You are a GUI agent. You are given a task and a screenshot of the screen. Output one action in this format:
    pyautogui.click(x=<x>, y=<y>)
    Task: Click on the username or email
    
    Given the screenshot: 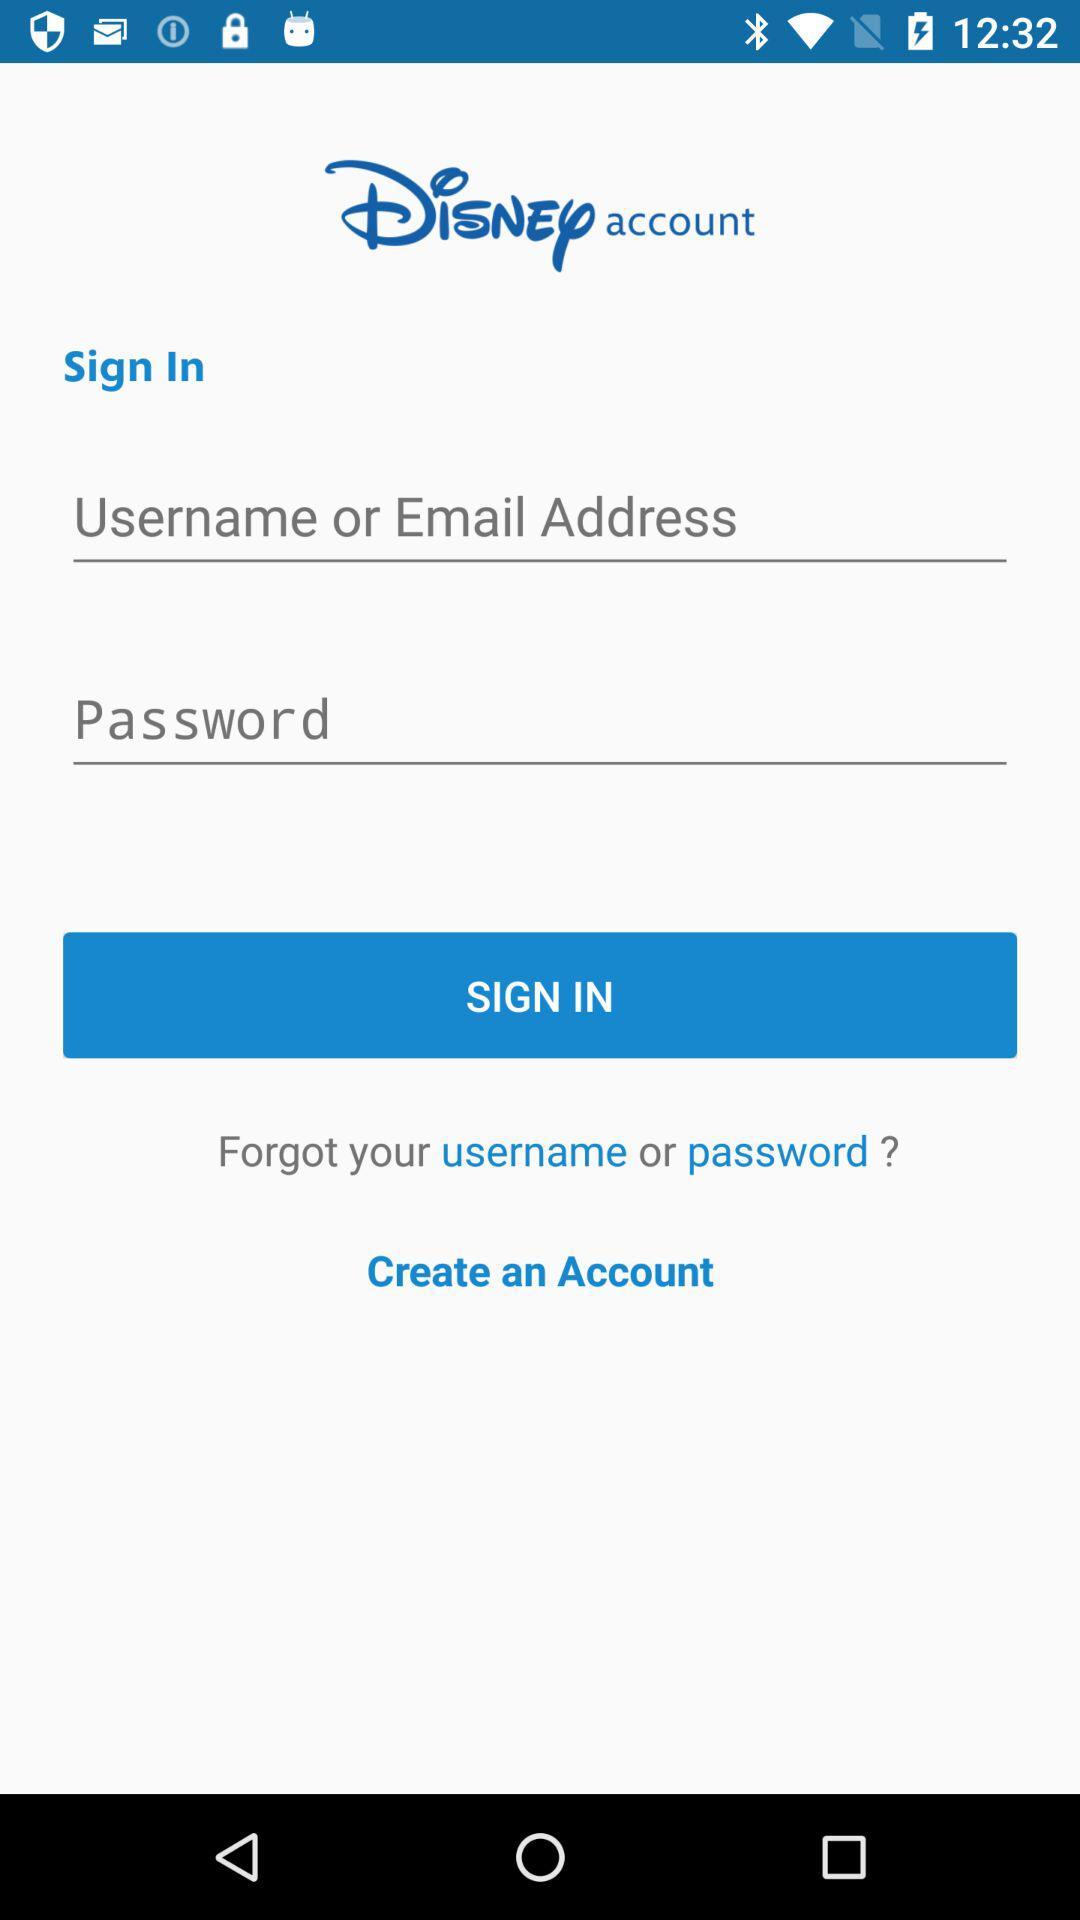 What is the action you would take?
    pyautogui.click(x=540, y=518)
    